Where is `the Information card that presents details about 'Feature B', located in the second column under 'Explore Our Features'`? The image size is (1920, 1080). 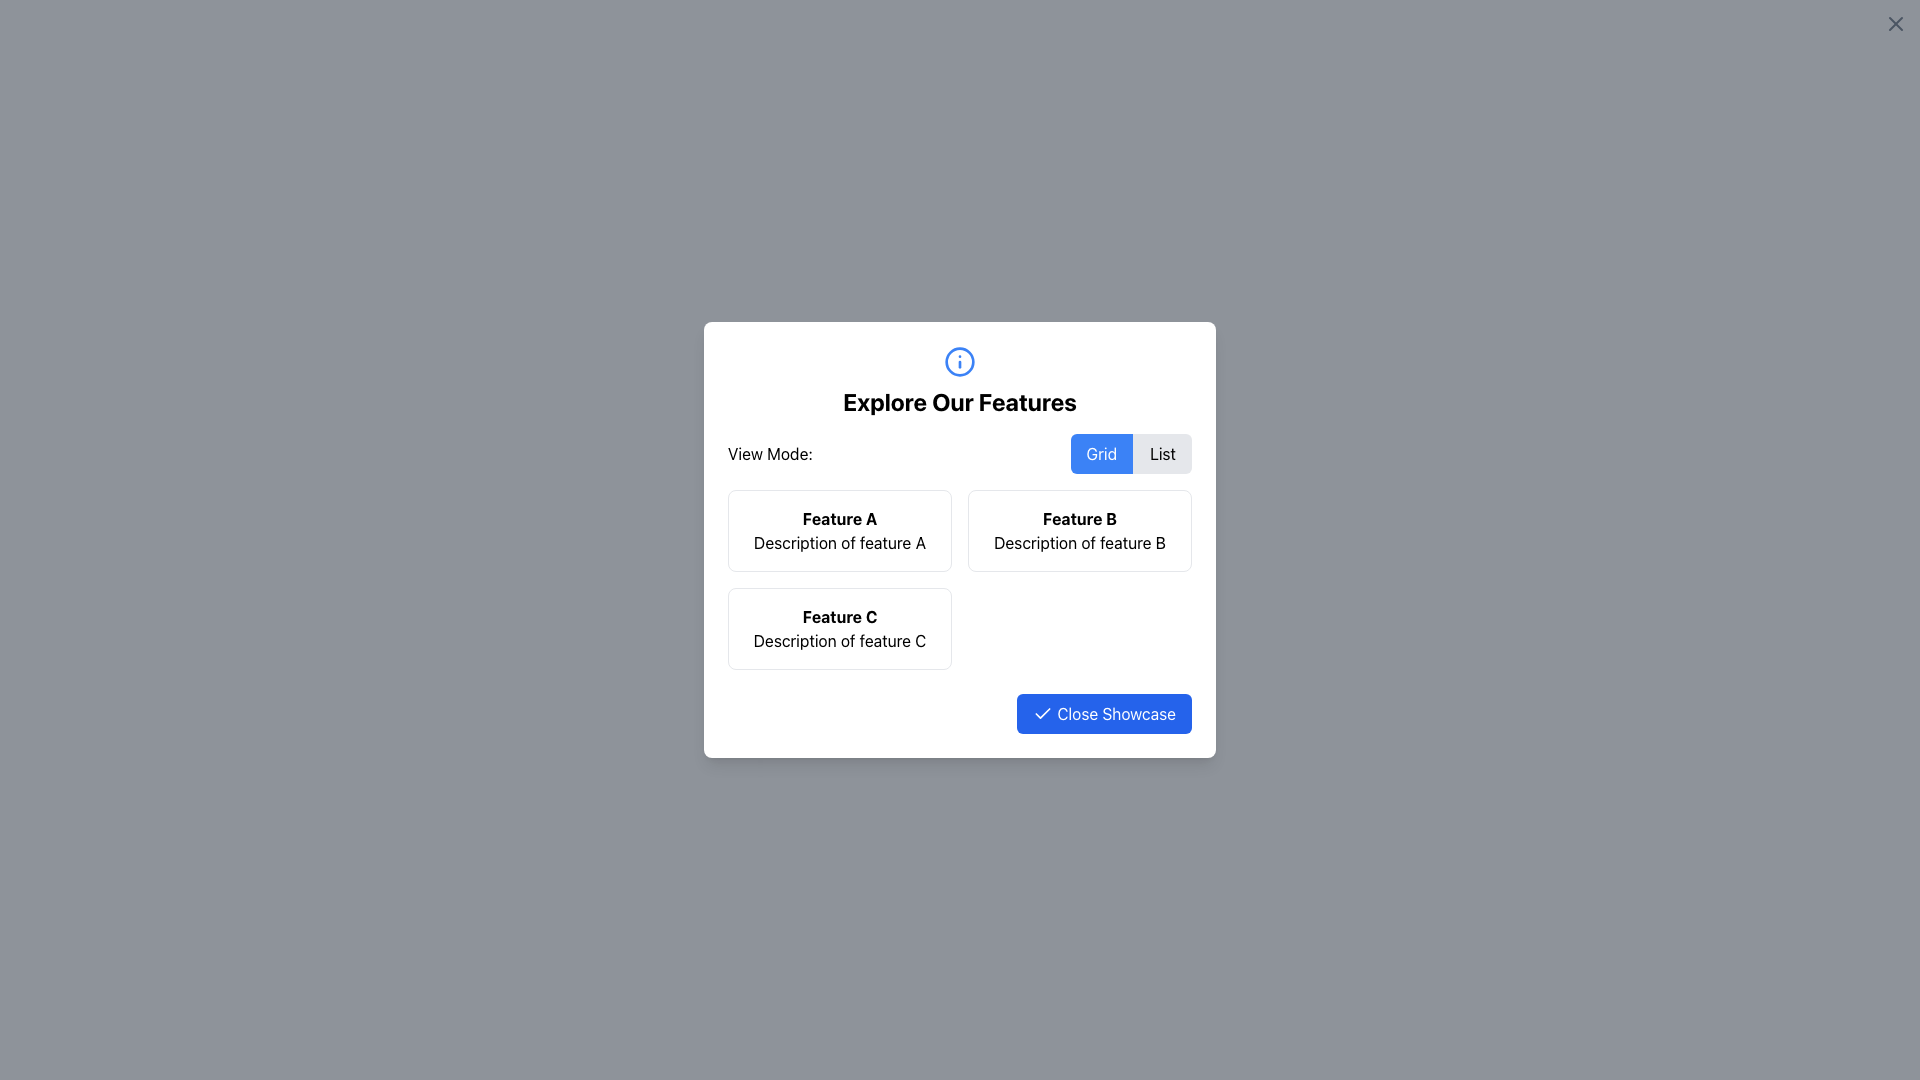 the Information card that presents details about 'Feature B', located in the second column under 'Explore Our Features' is located at coordinates (1079, 530).